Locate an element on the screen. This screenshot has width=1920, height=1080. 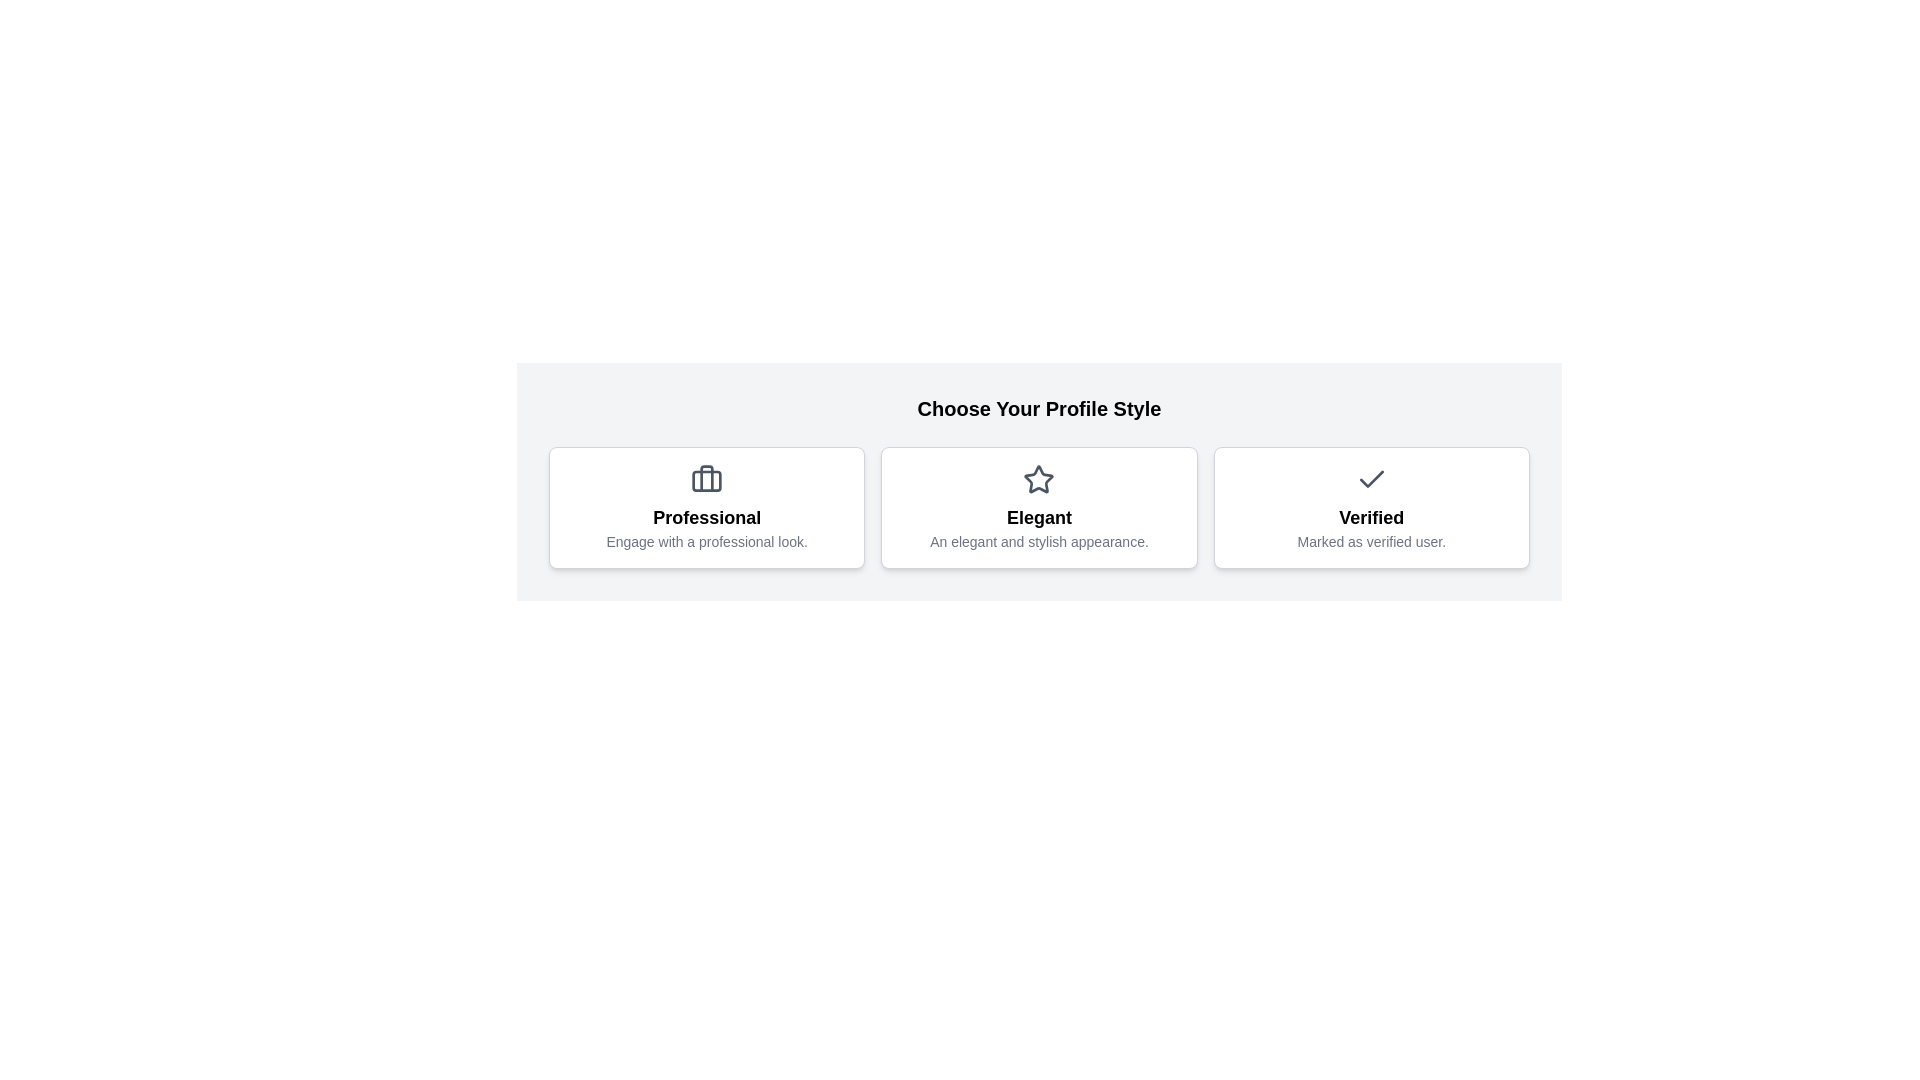
the icon representing the Verified profile style is located at coordinates (1370, 479).